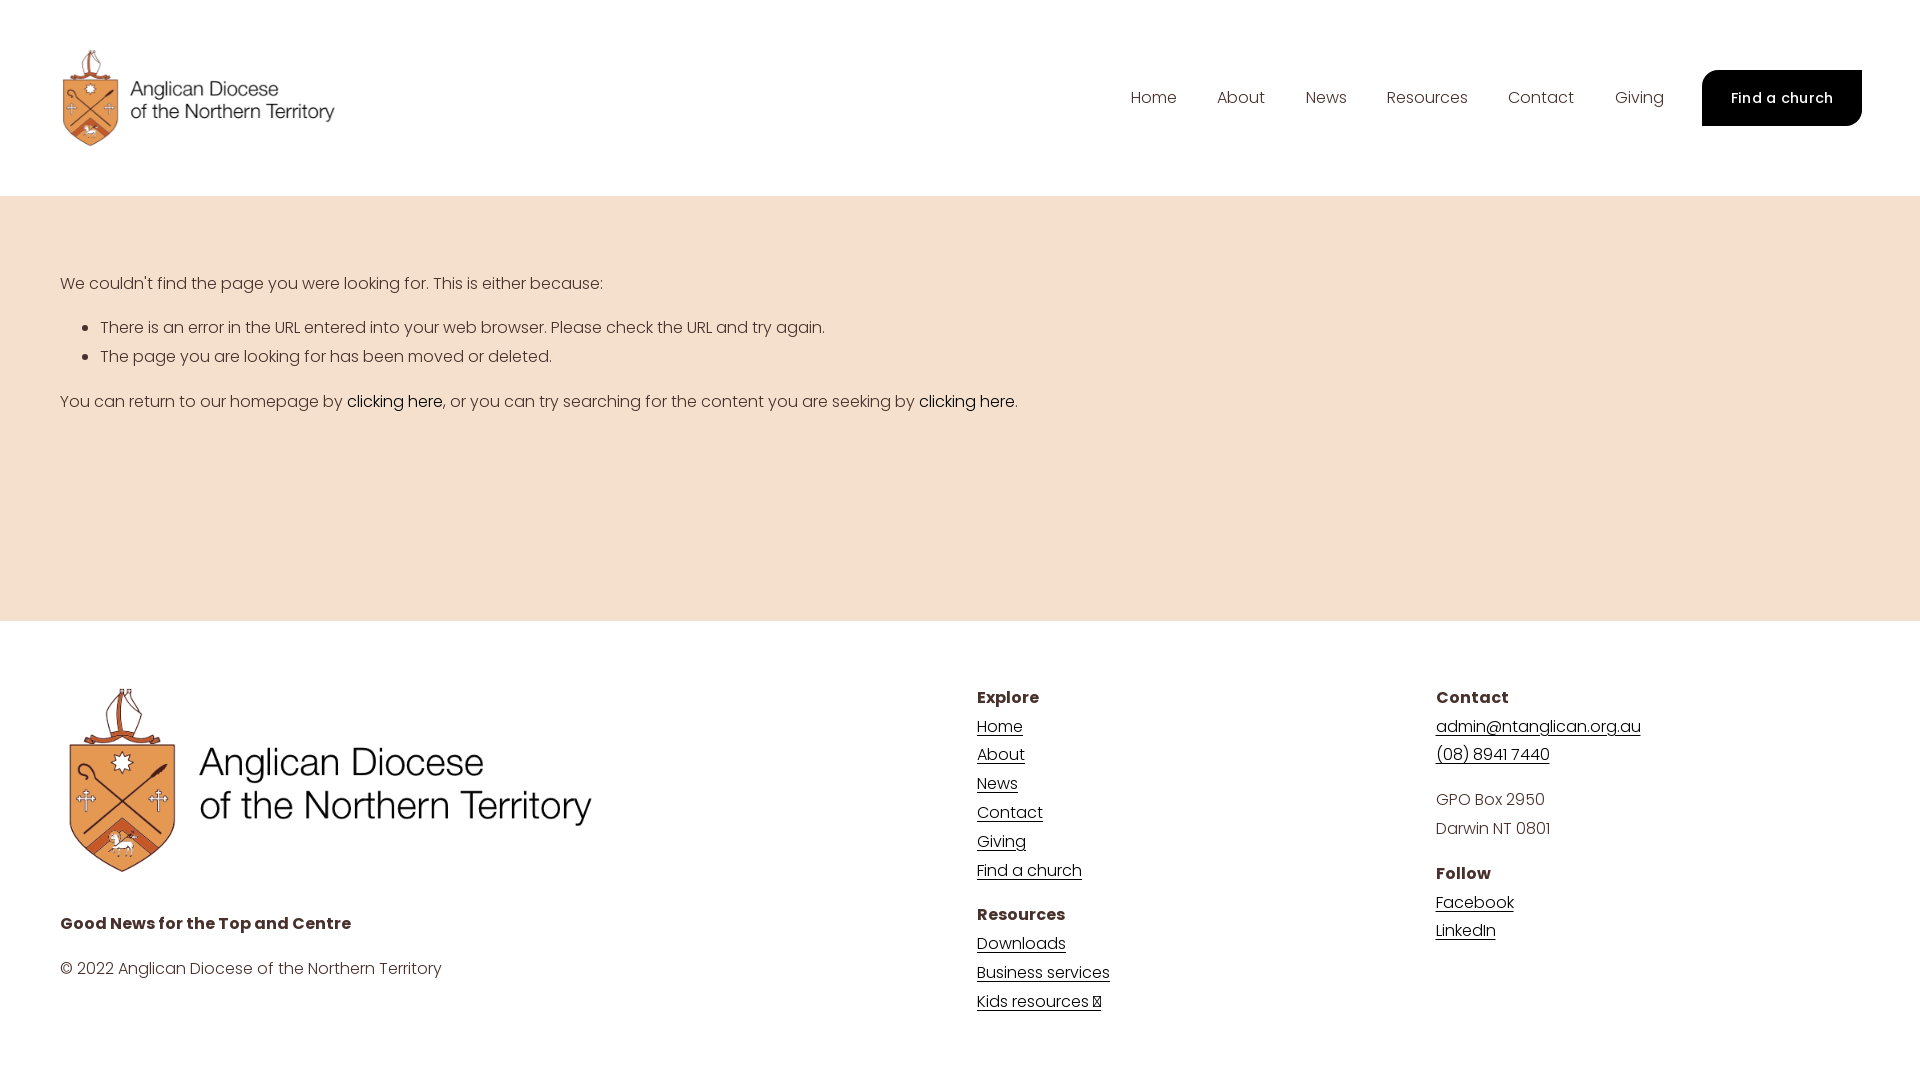 This screenshot has height=1080, width=1920. I want to click on 'LinkedIn', so click(1434, 931).